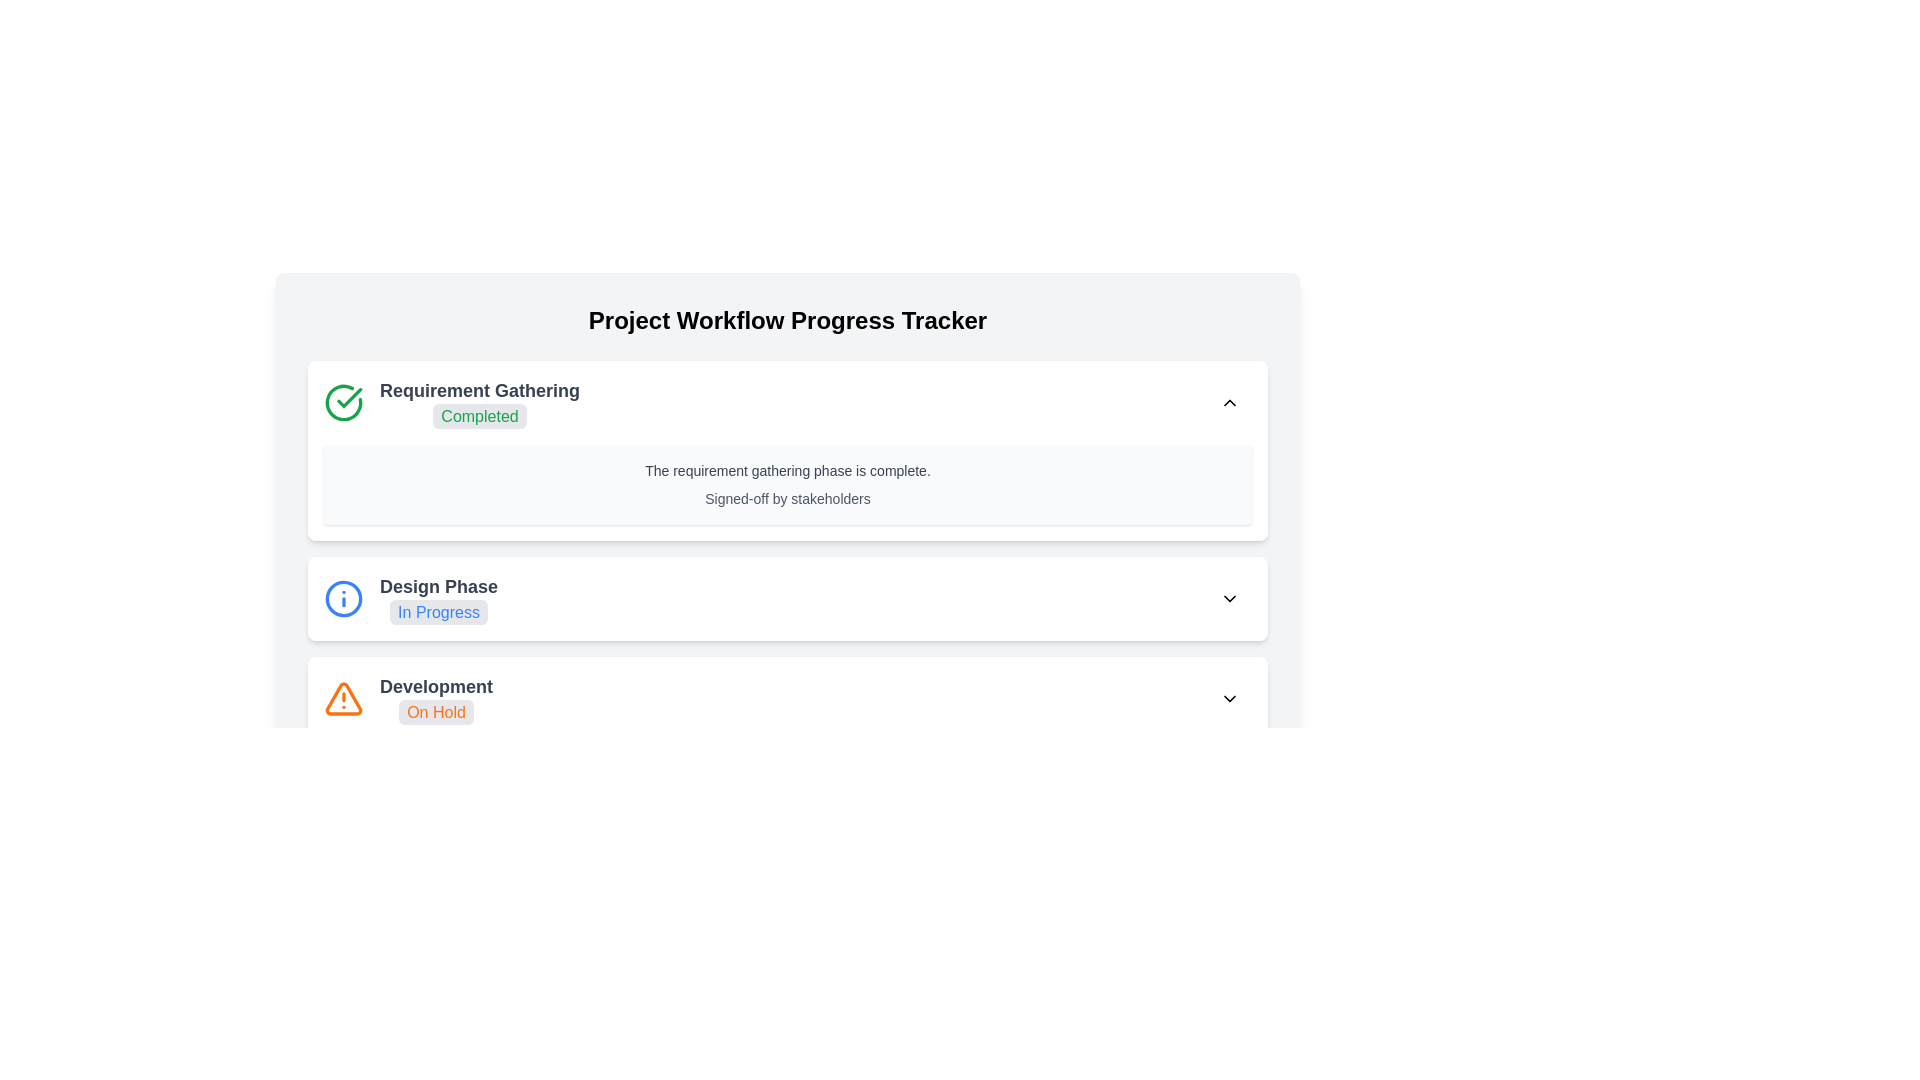 This screenshot has height=1080, width=1920. I want to click on the chevron-down SVG icon located inside the rounded button, so click(1228, 597).